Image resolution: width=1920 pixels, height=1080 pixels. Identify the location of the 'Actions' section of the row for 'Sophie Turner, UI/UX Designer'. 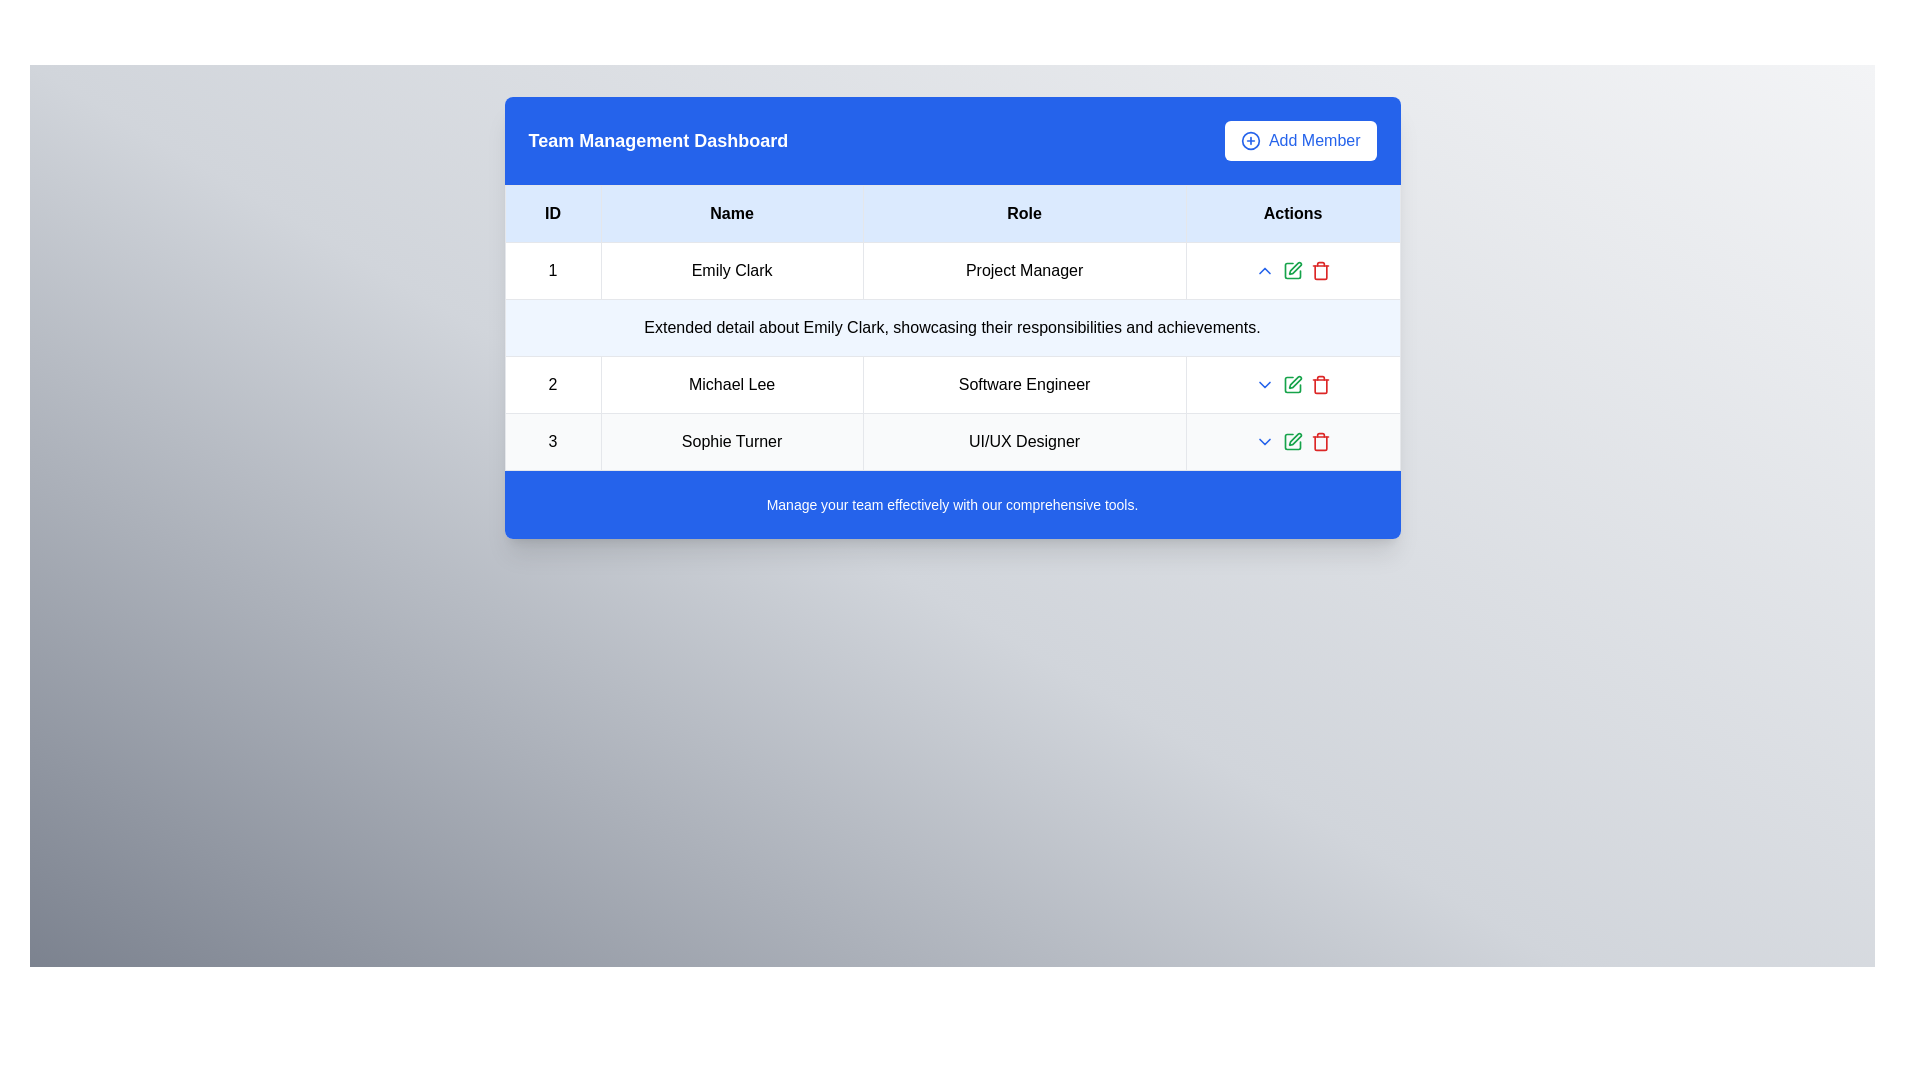
(1293, 441).